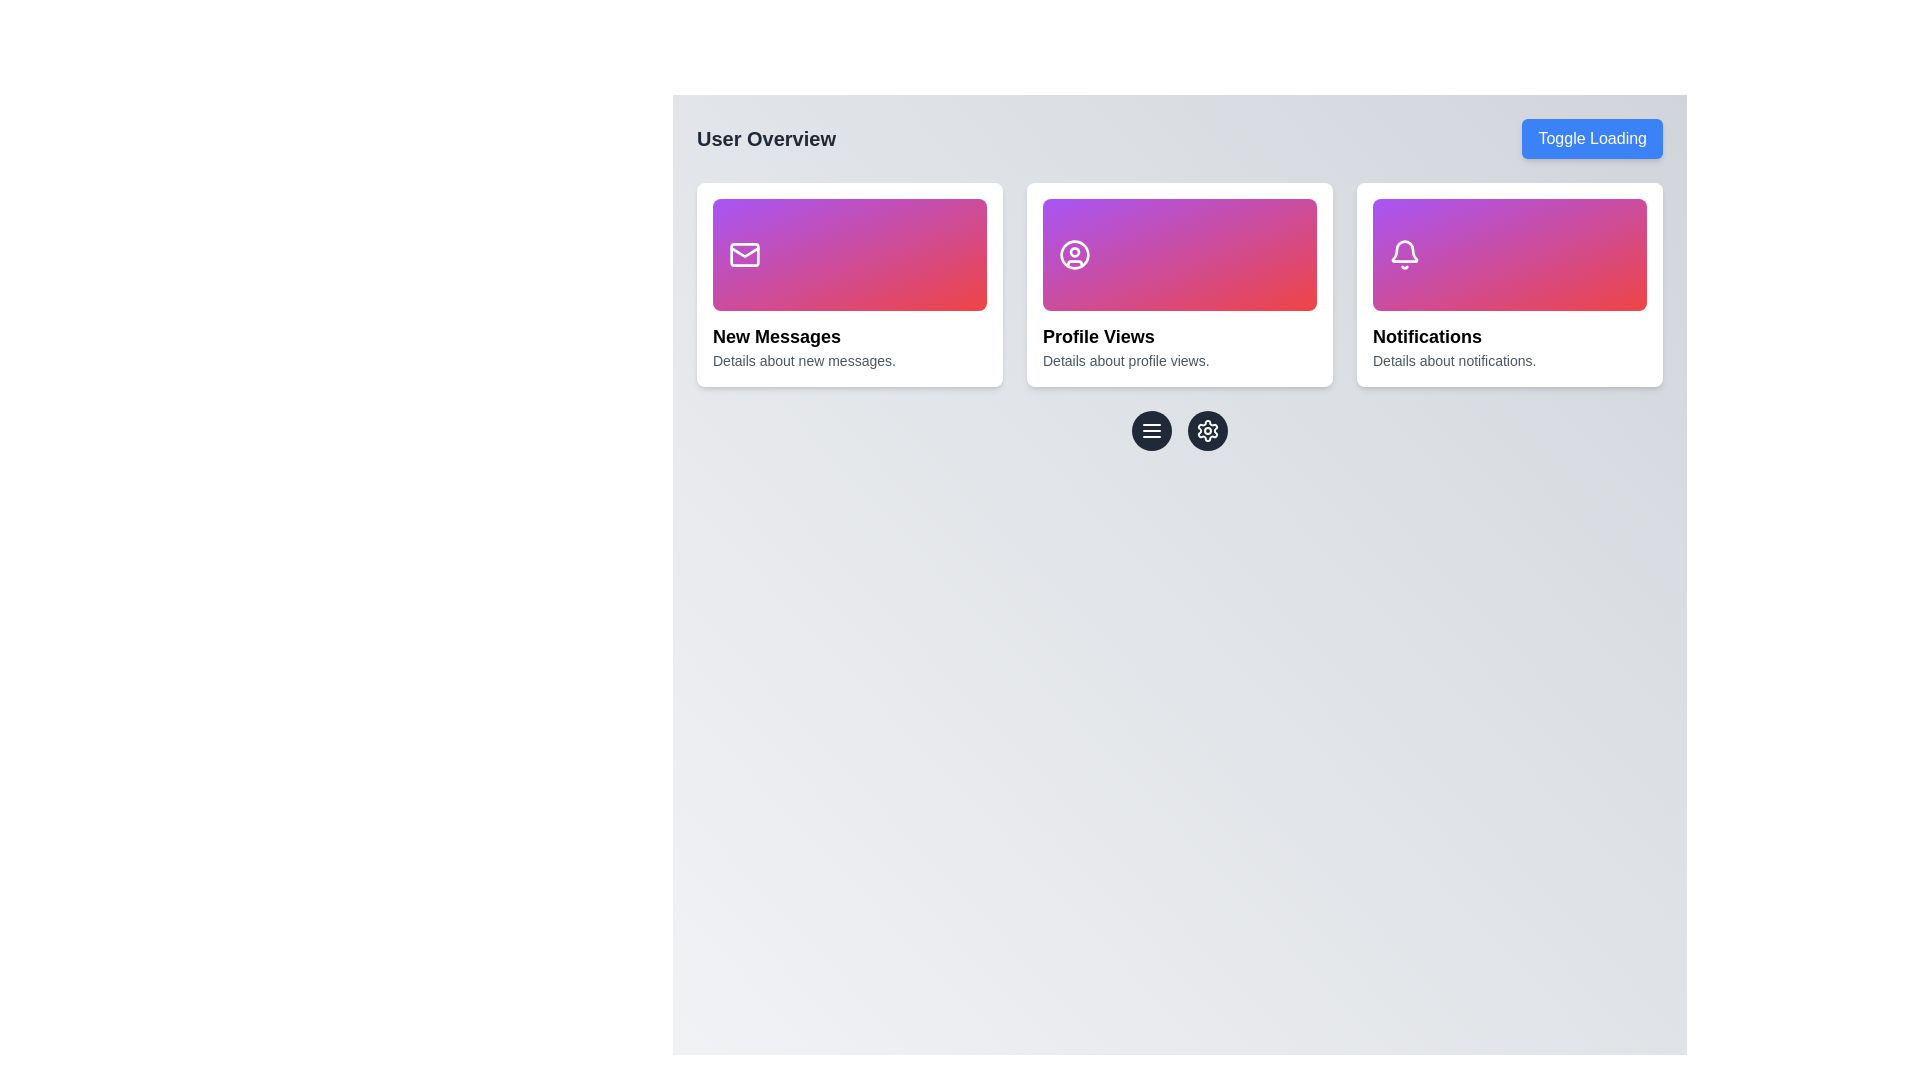 This screenshot has height=1080, width=1920. I want to click on the left button in the horizontal toolbar located beneath the 'New Messages,' 'Profile Views,' and 'Notifications' sections, which contains two circular buttons with dark backgrounds and white icons, so click(1180, 430).